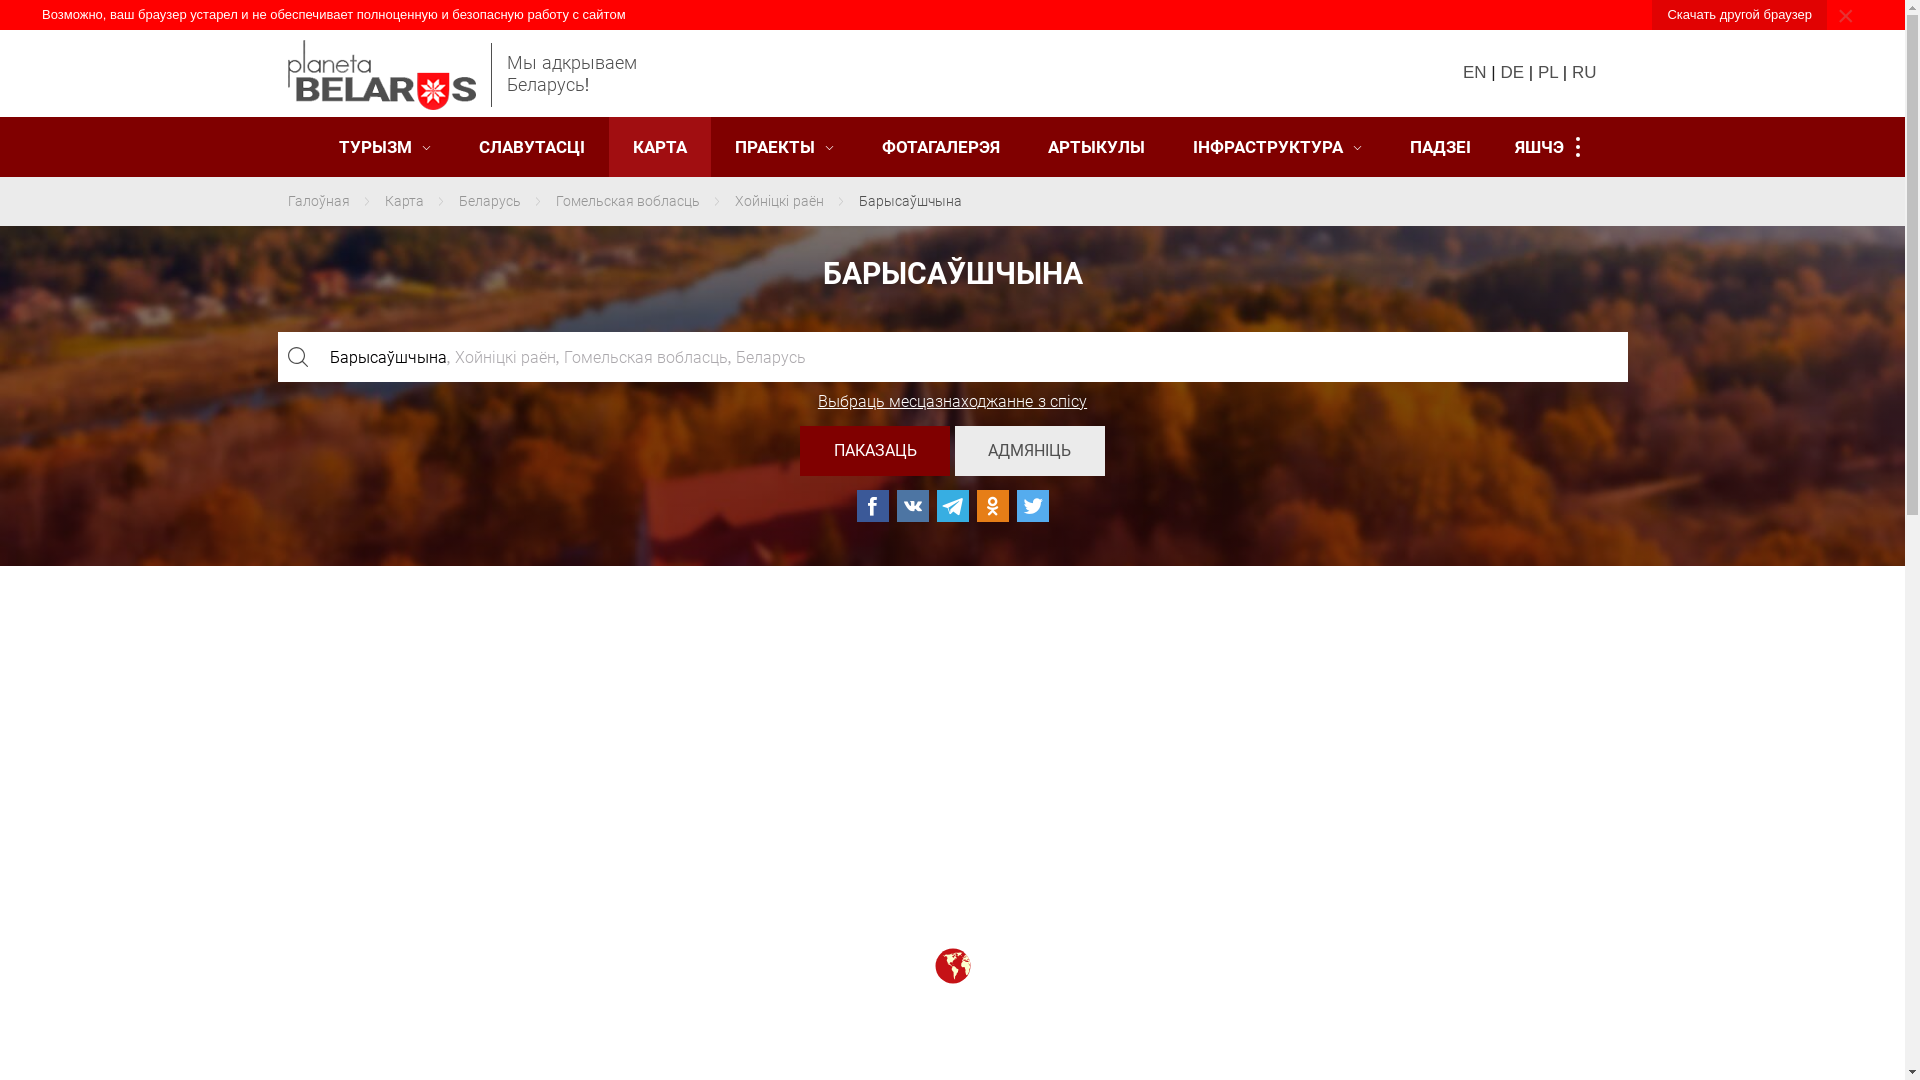 The height and width of the screenshot is (1080, 1920). What do you see at coordinates (1546, 71) in the screenshot?
I see `'PL'` at bounding box center [1546, 71].